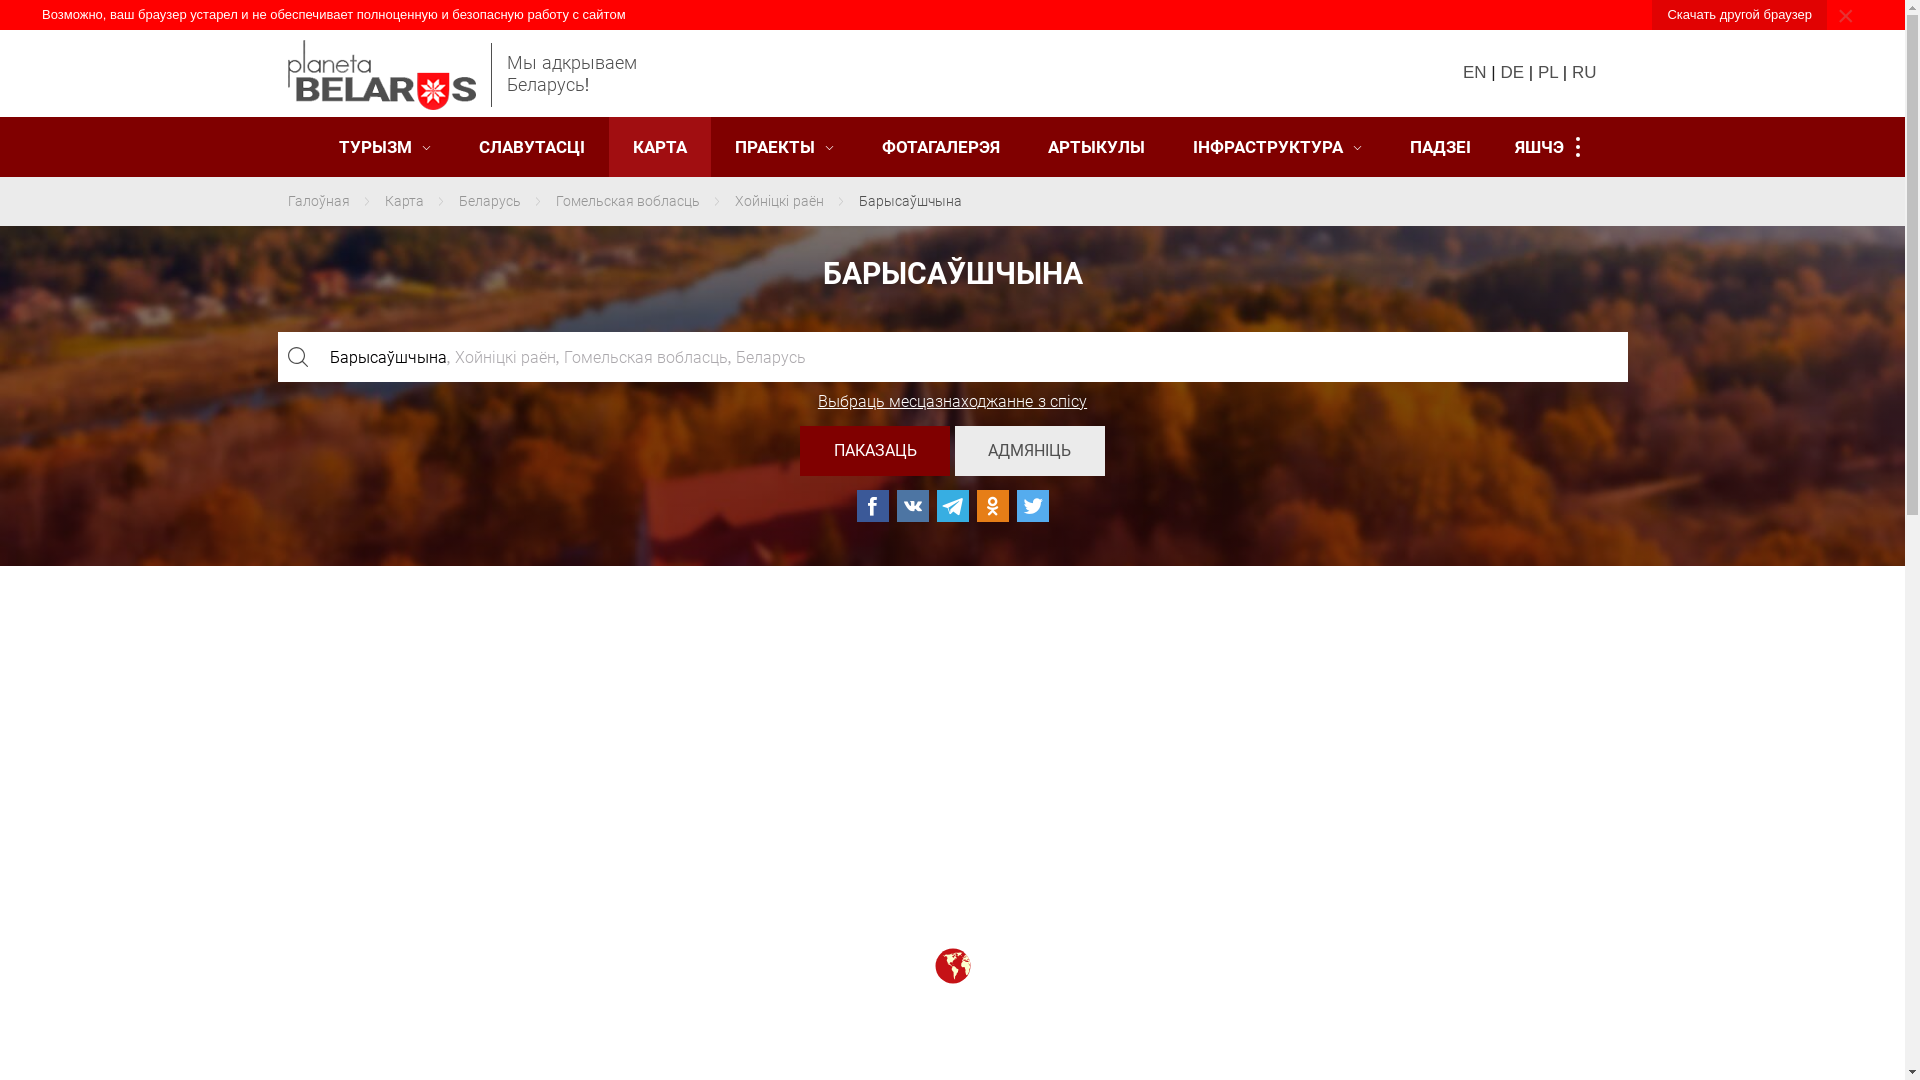 The height and width of the screenshot is (1080, 1920). What do you see at coordinates (1546, 71) in the screenshot?
I see `'PL'` at bounding box center [1546, 71].